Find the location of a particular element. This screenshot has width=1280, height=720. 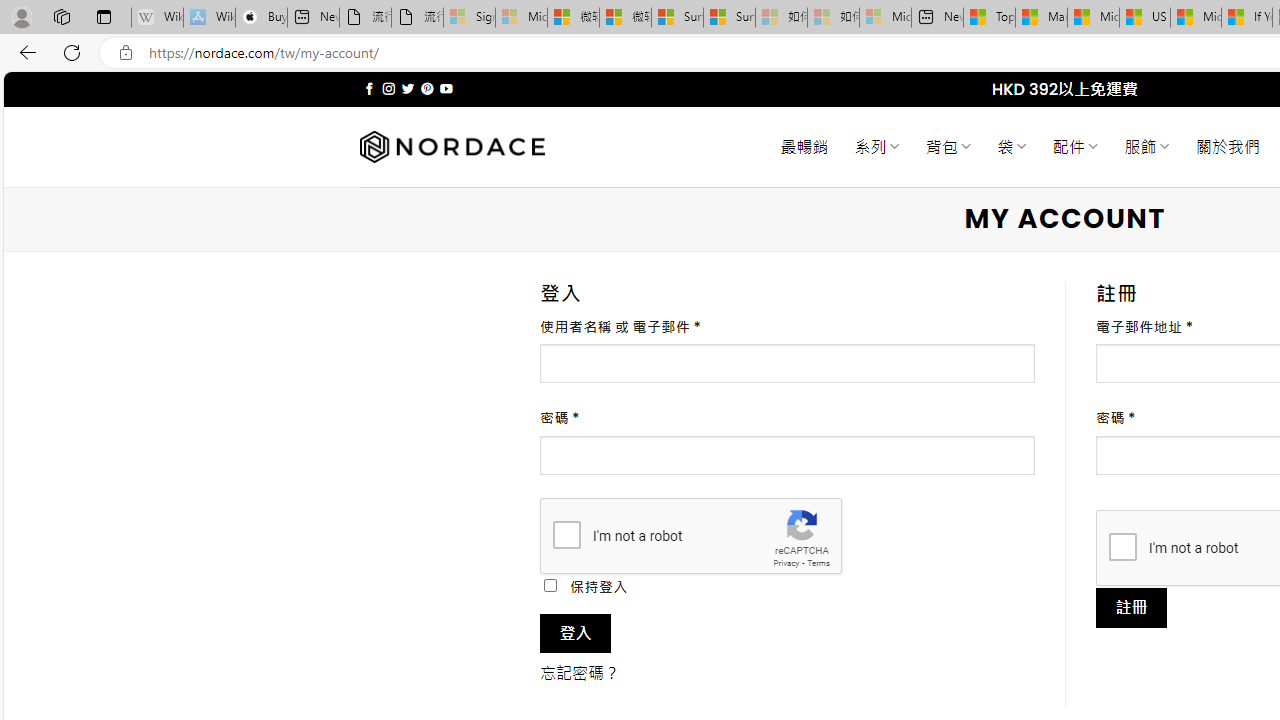

'Terms' is located at coordinates (818, 563).